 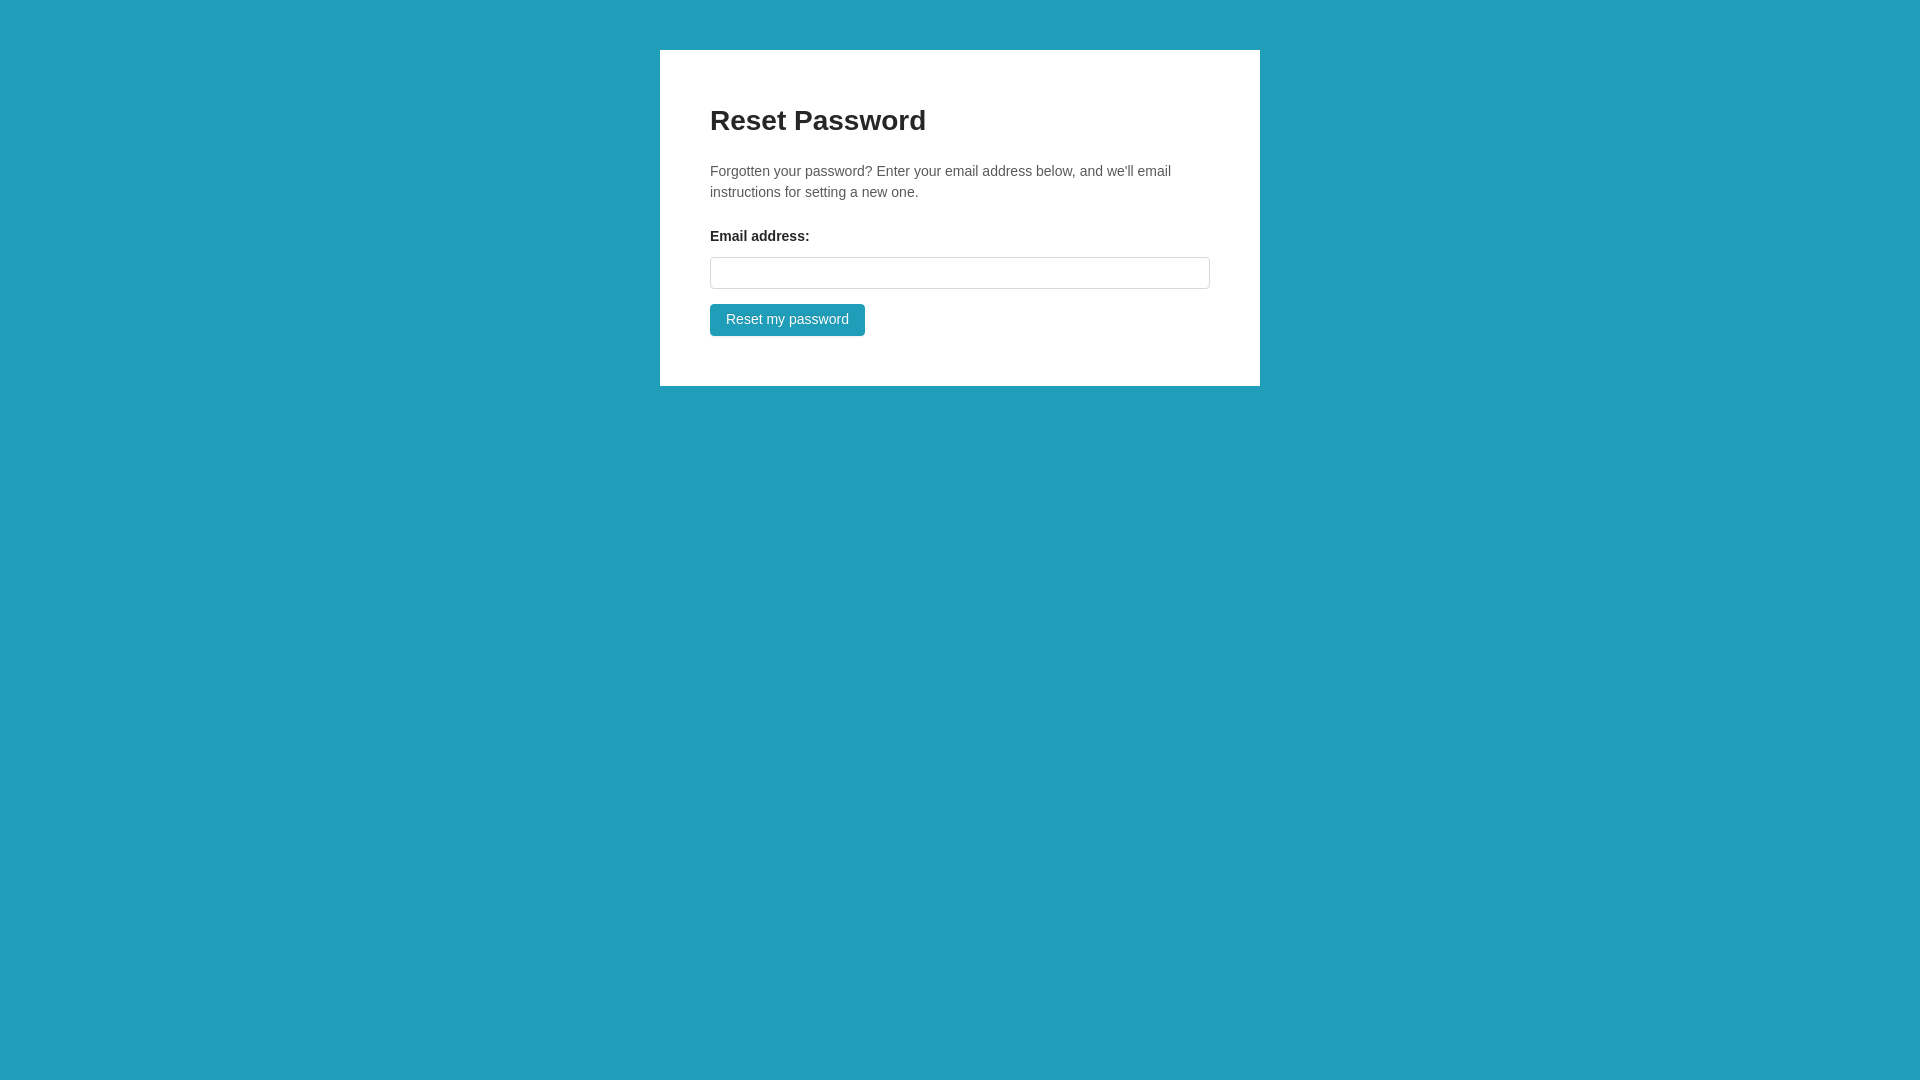 I want to click on 'Reset my password', so click(x=786, y=319).